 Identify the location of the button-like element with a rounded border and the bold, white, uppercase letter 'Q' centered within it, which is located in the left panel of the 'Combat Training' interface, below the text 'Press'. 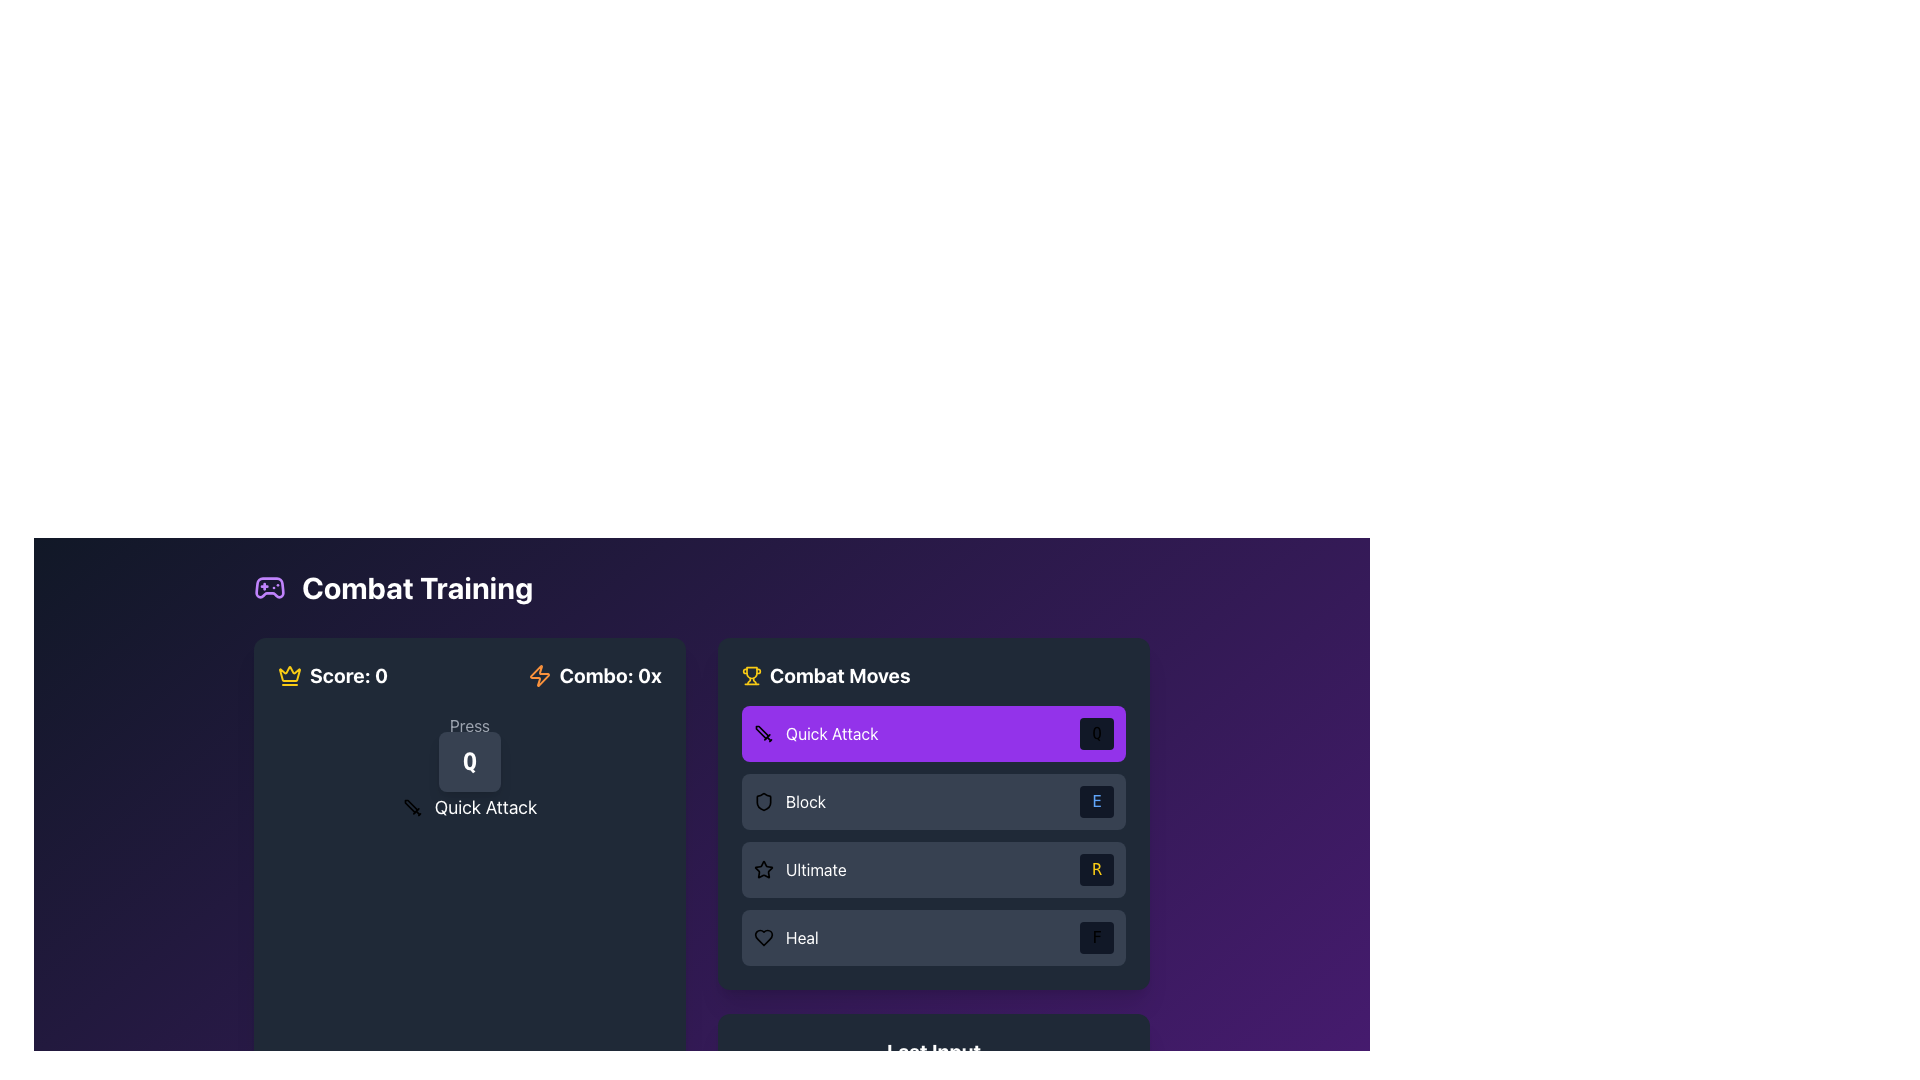
(469, 762).